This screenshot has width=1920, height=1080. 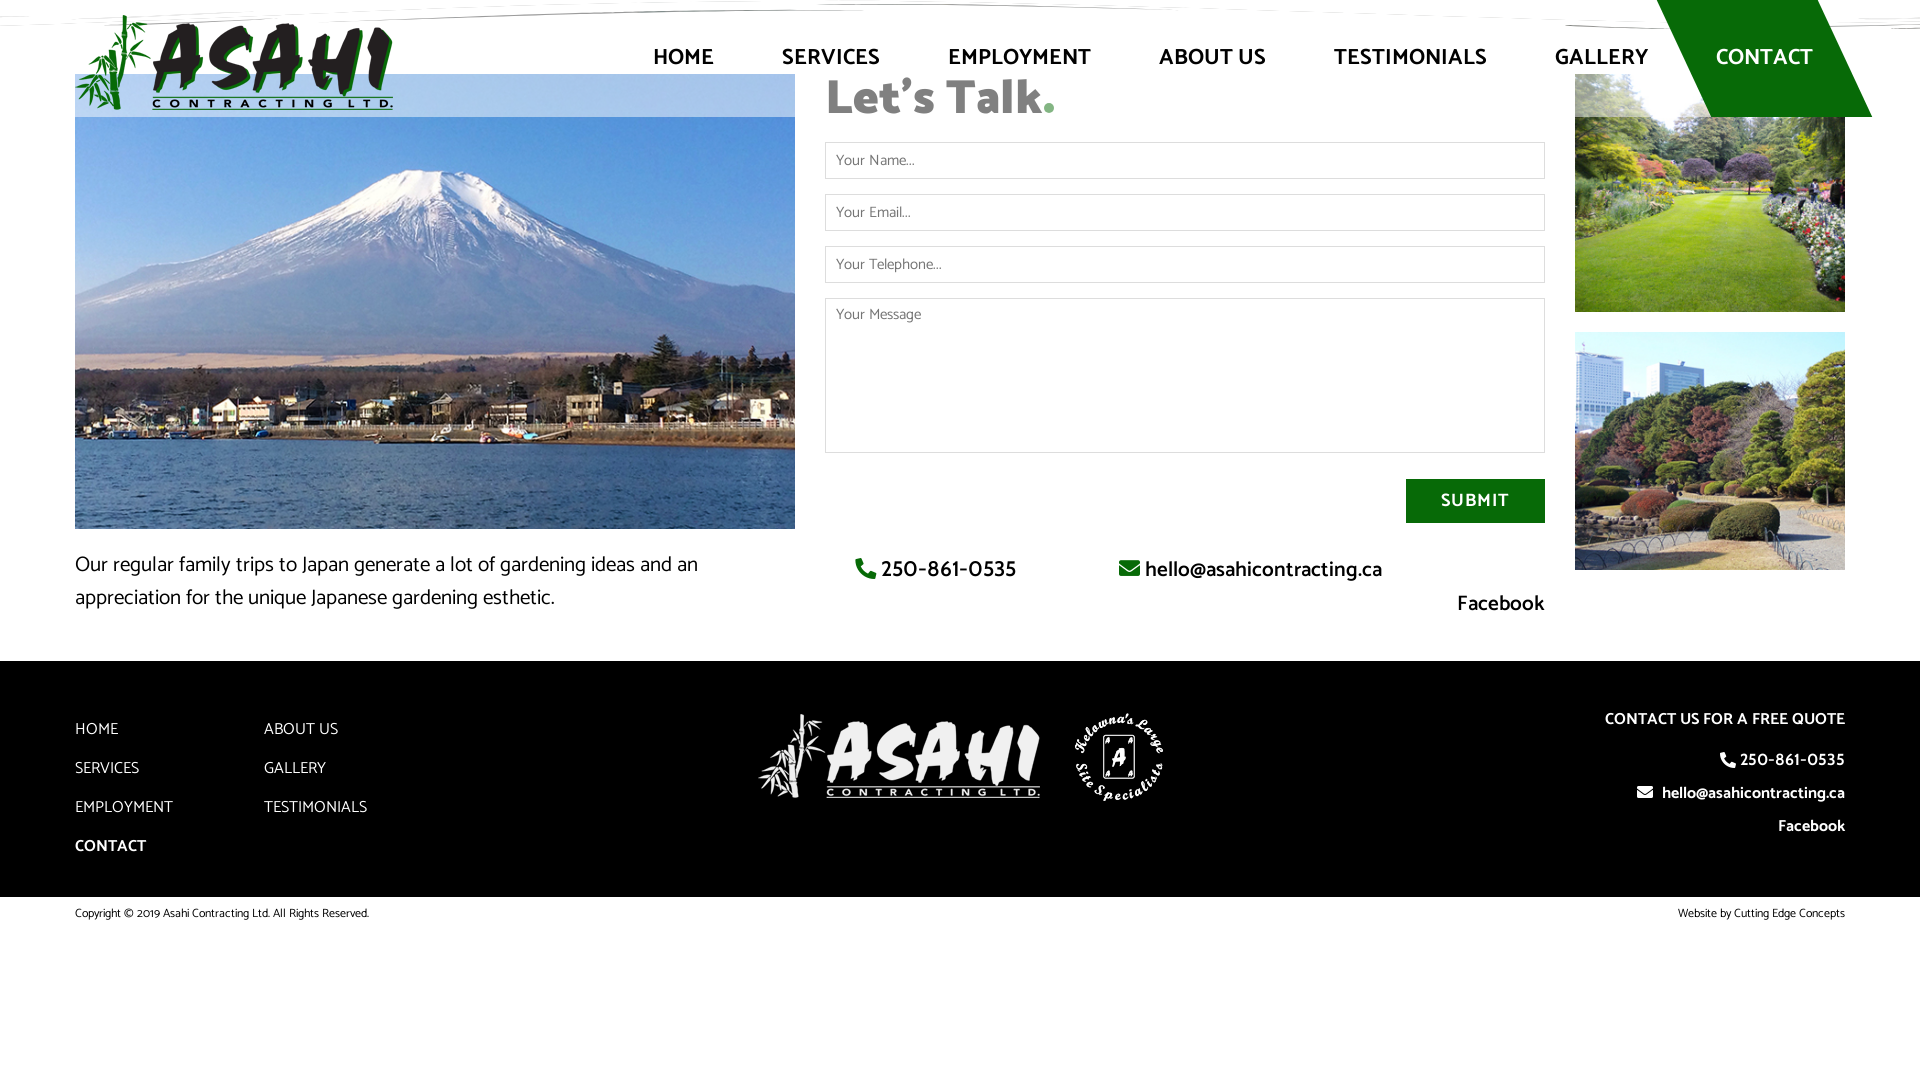 What do you see at coordinates (1764, 57) in the screenshot?
I see `'CONTACT'` at bounding box center [1764, 57].